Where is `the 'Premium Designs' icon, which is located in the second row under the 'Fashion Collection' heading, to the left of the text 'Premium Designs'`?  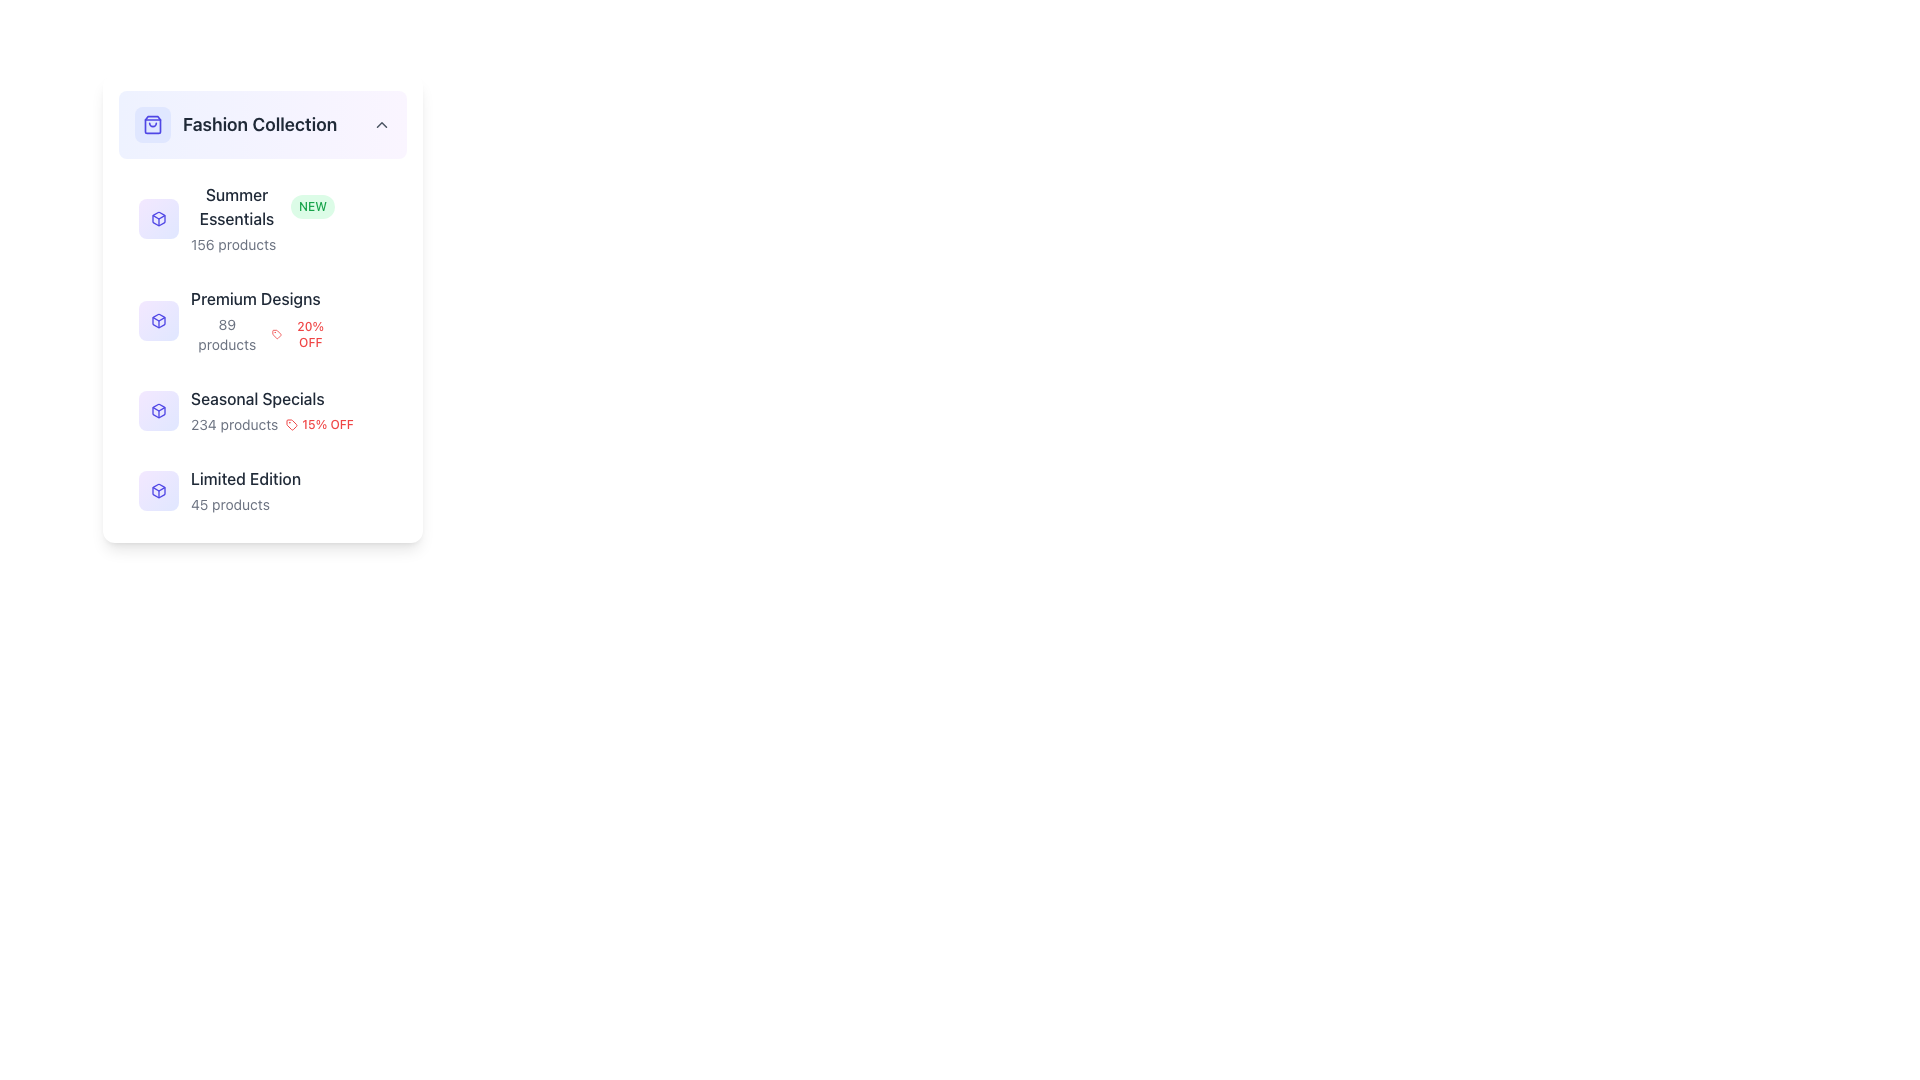 the 'Premium Designs' icon, which is located in the second row under the 'Fashion Collection' heading, to the left of the text 'Premium Designs' is located at coordinates (157, 319).